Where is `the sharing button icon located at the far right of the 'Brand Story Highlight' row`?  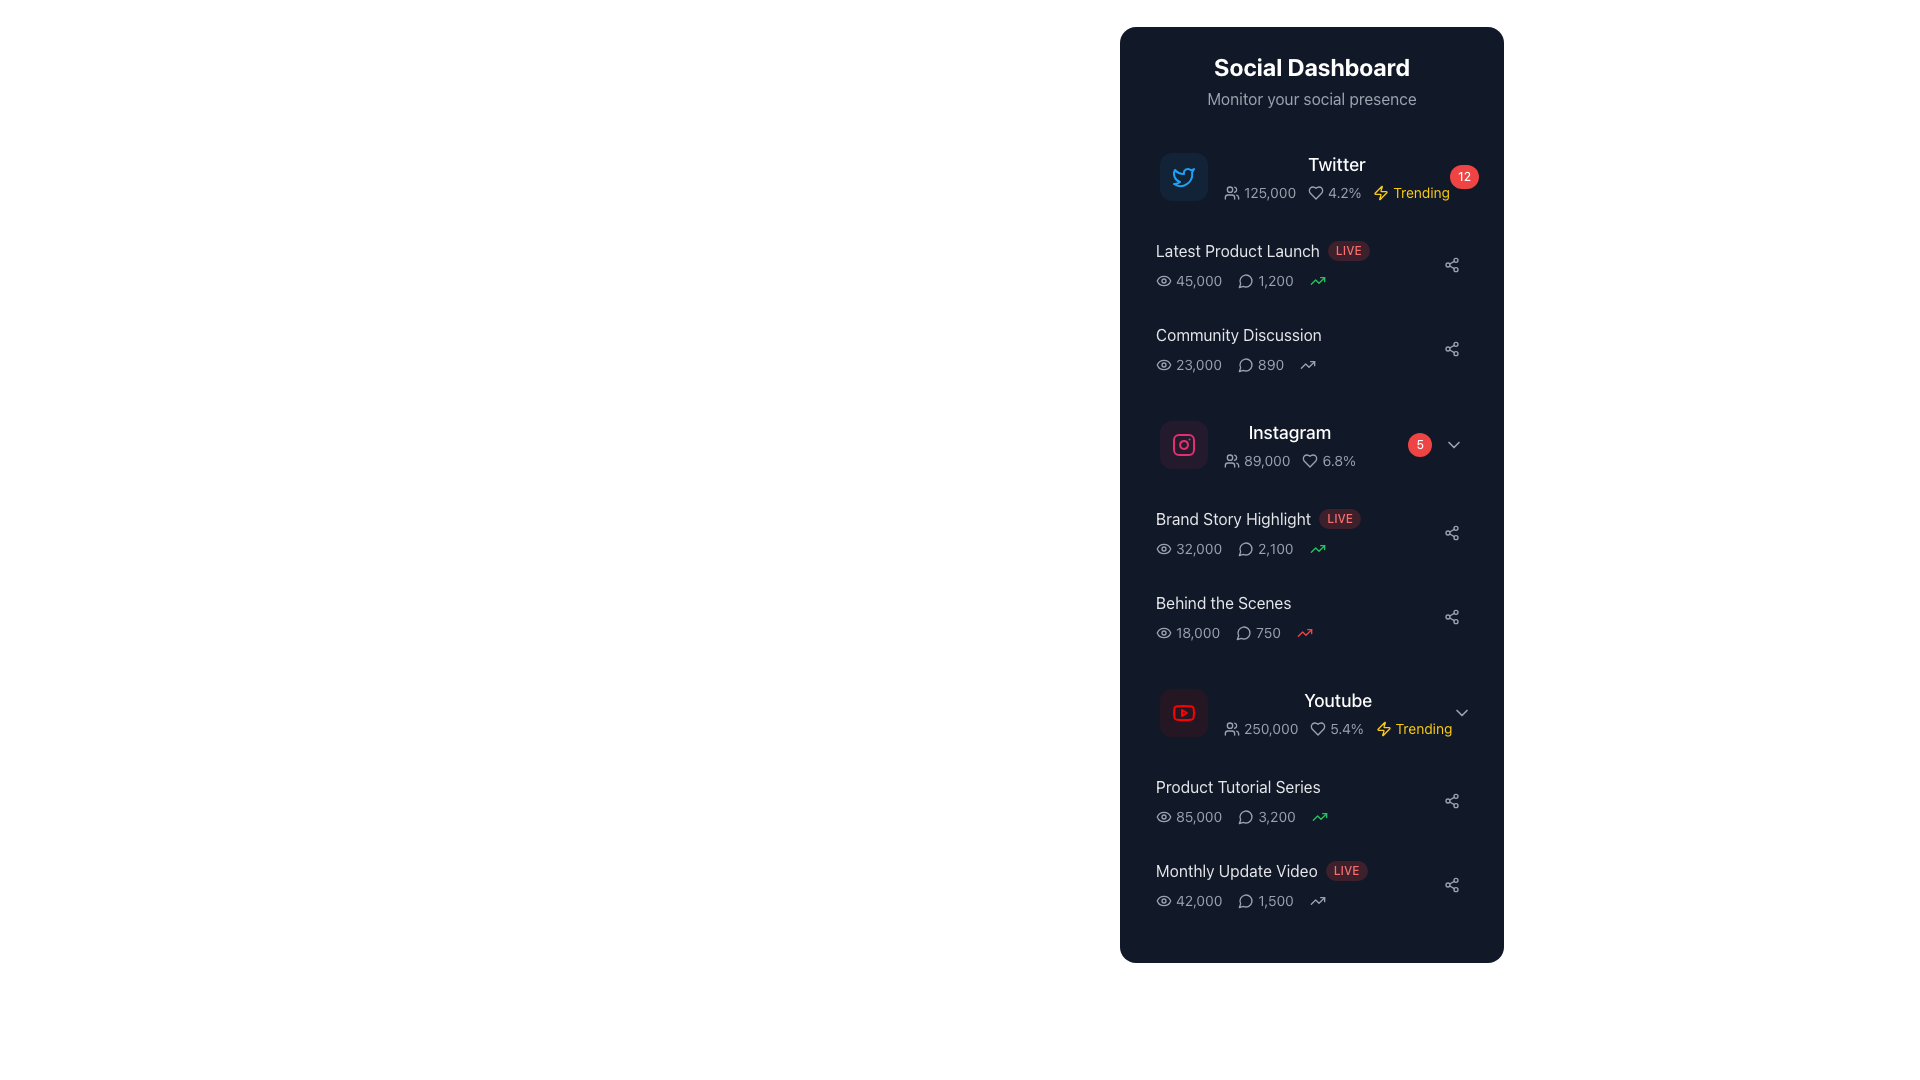
the sharing button icon located at the far right of the 'Brand Story Highlight' row is located at coordinates (1451, 531).